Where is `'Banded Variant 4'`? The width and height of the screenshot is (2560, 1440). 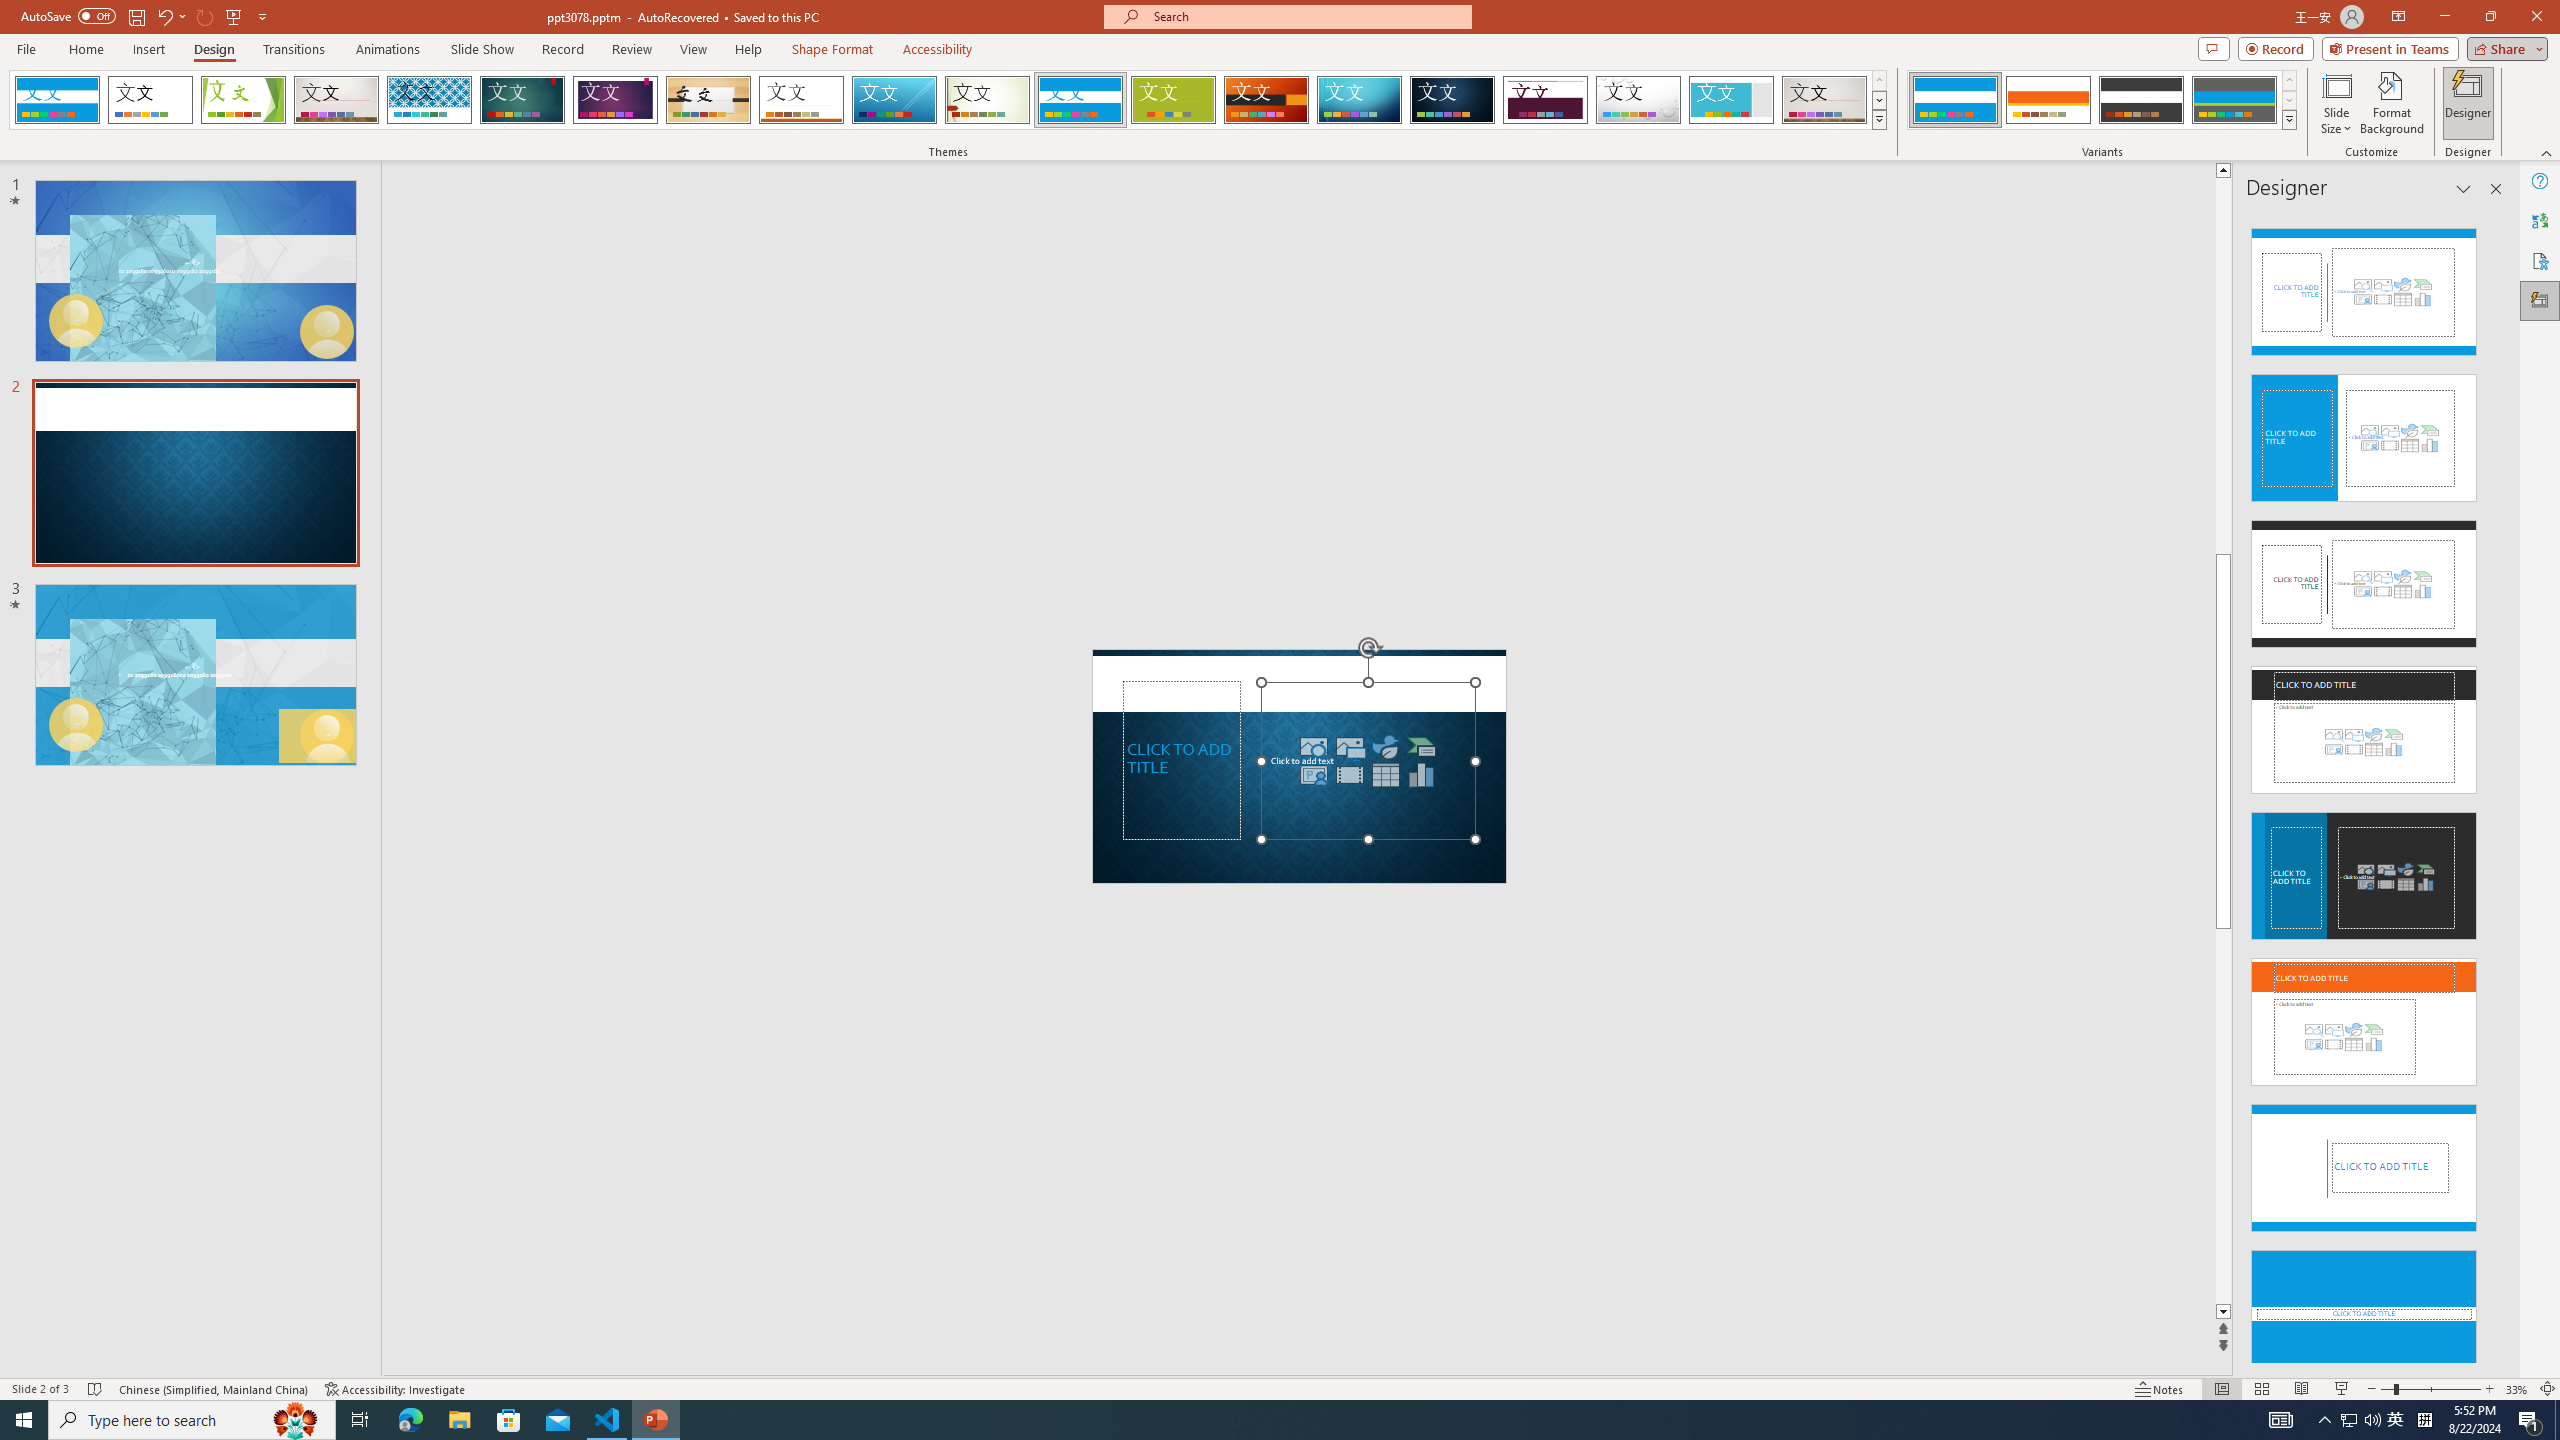 'Banded Variant 4' is located at coordinates (2233, 99).